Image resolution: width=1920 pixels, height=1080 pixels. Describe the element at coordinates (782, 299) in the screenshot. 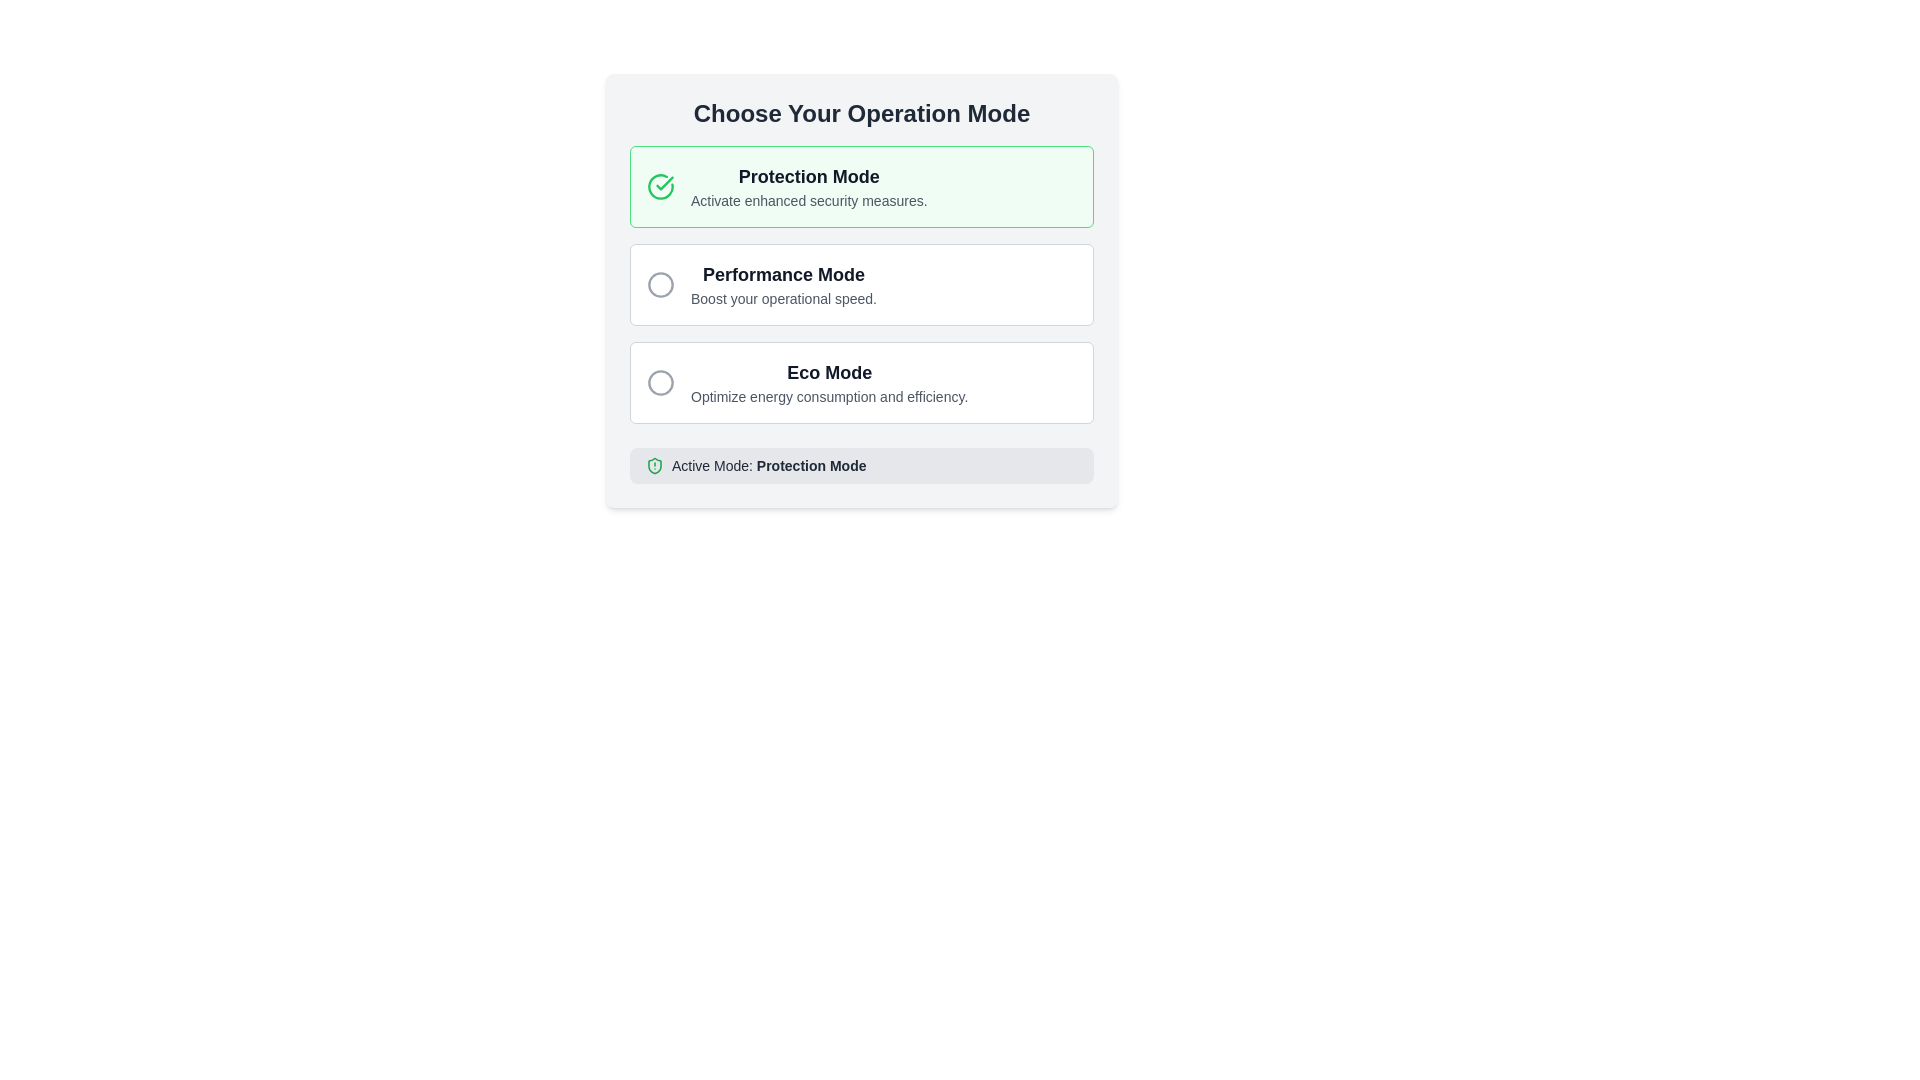

I see `descriptive information text label located below the 'Performance Mode' heading in the middle section of the options group` at that location.